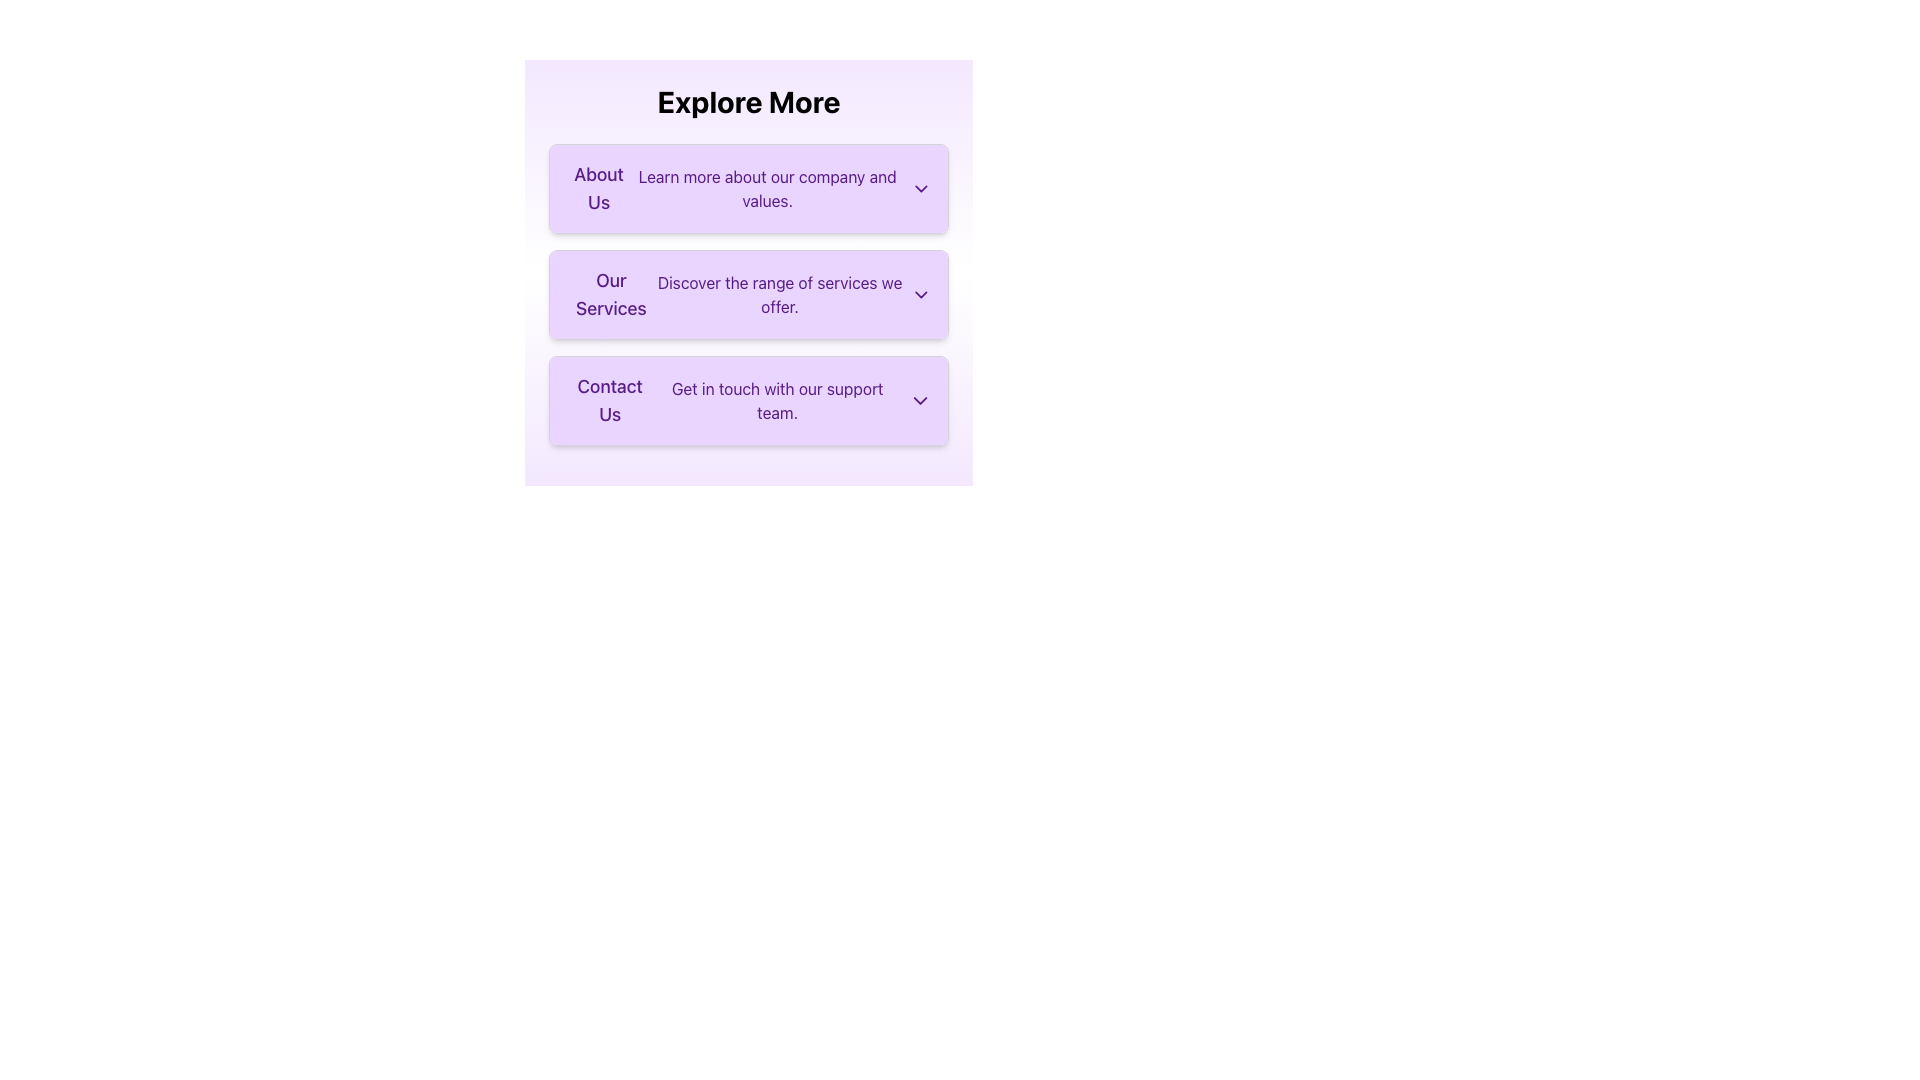 The width and height of the screenshot is (1920, 1080). Describe the element at coordinates (919, 401) in the screenshot. I see `the downward-pointing chevron icon button outlined in purple within the 'Contact Us' section` at that location.